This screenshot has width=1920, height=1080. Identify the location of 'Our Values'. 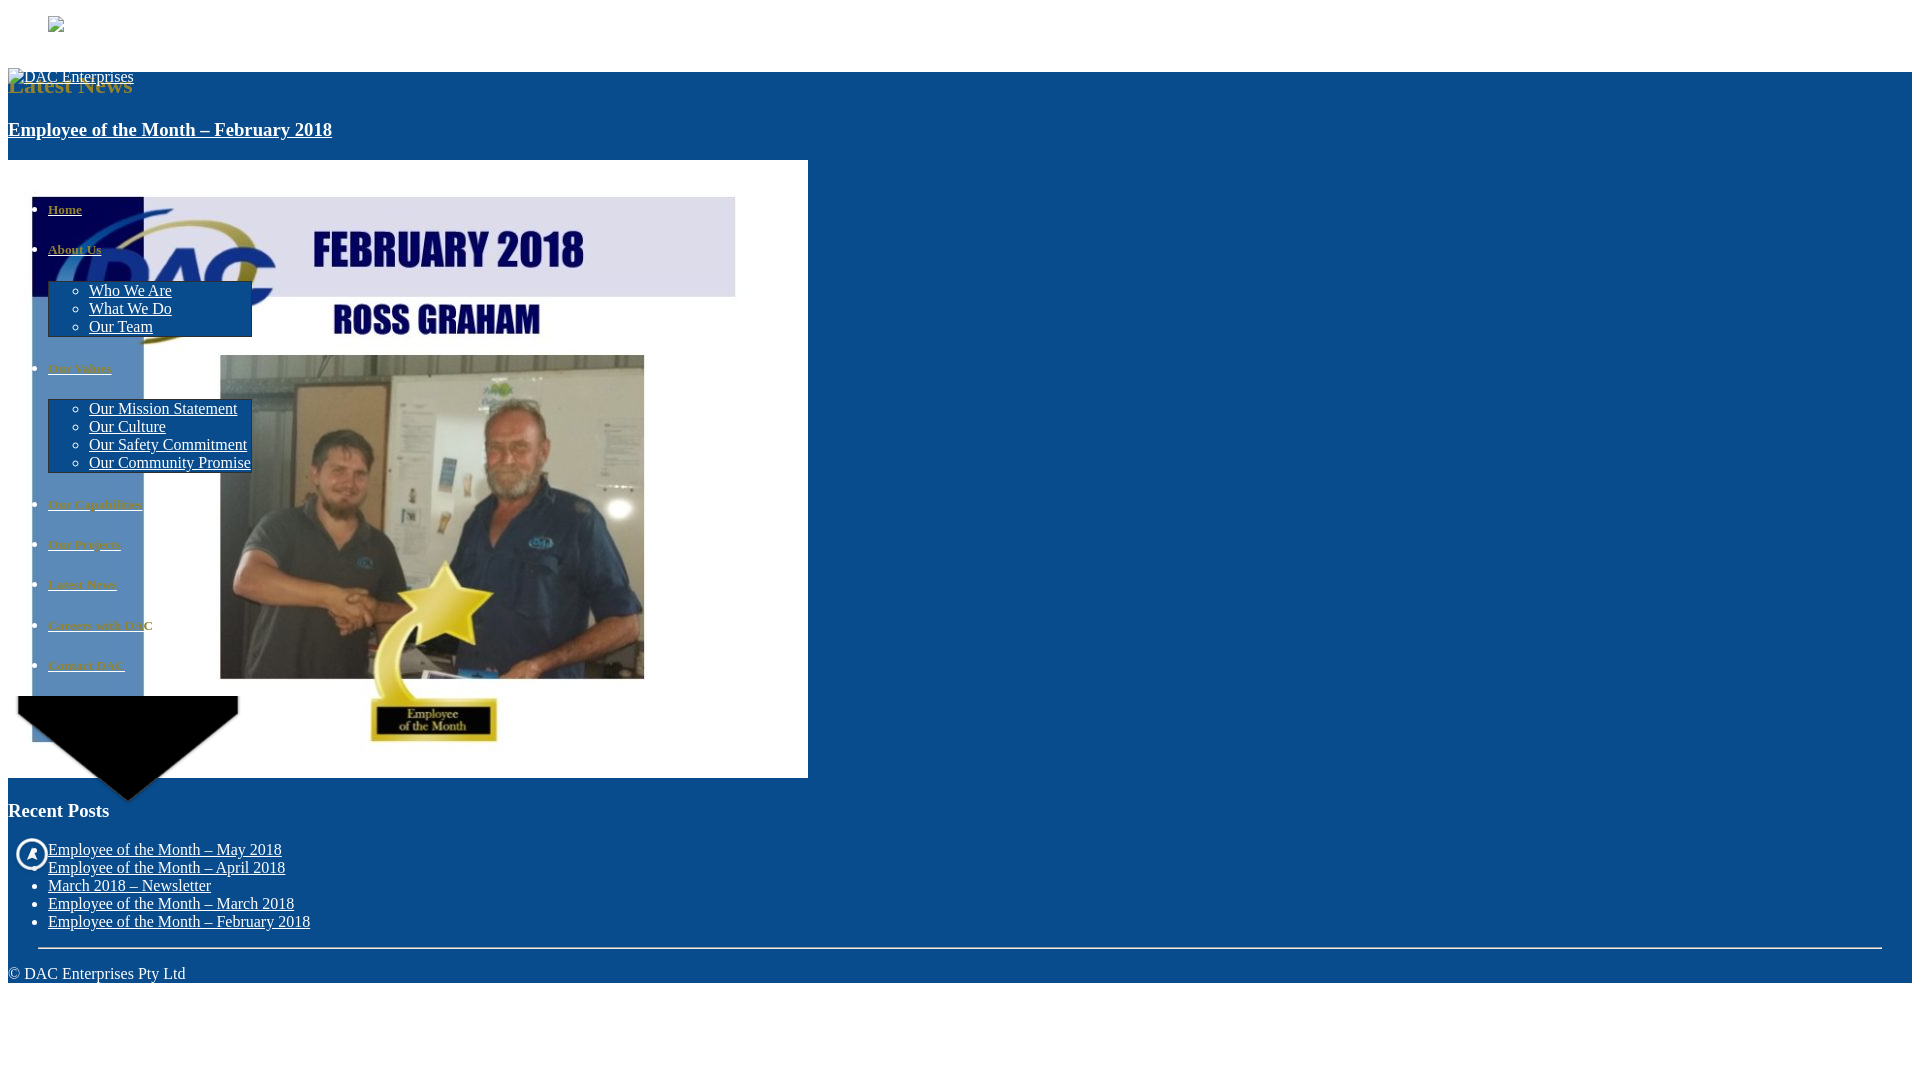
(148, 369).